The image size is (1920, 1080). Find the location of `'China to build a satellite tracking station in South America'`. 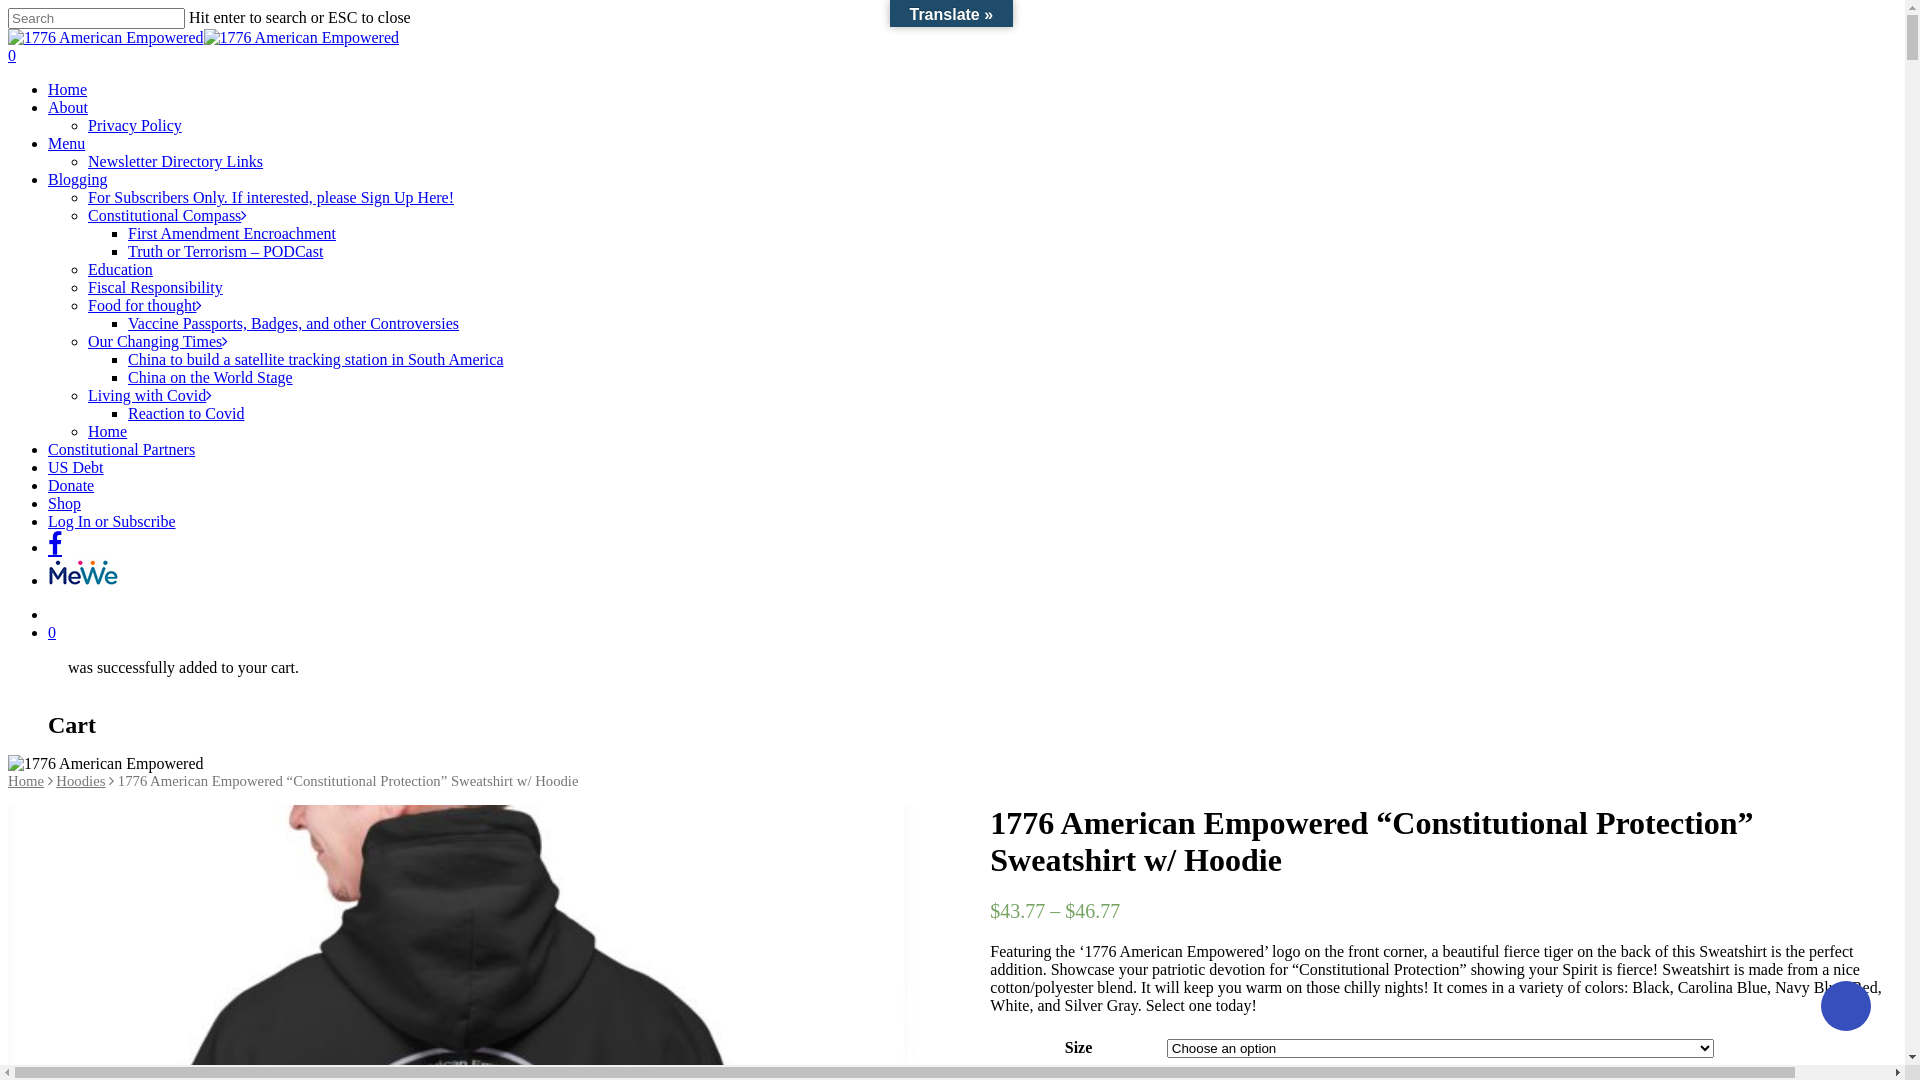

'China to build a satellite tracking station in South America' is located at coordinates (314, 358).